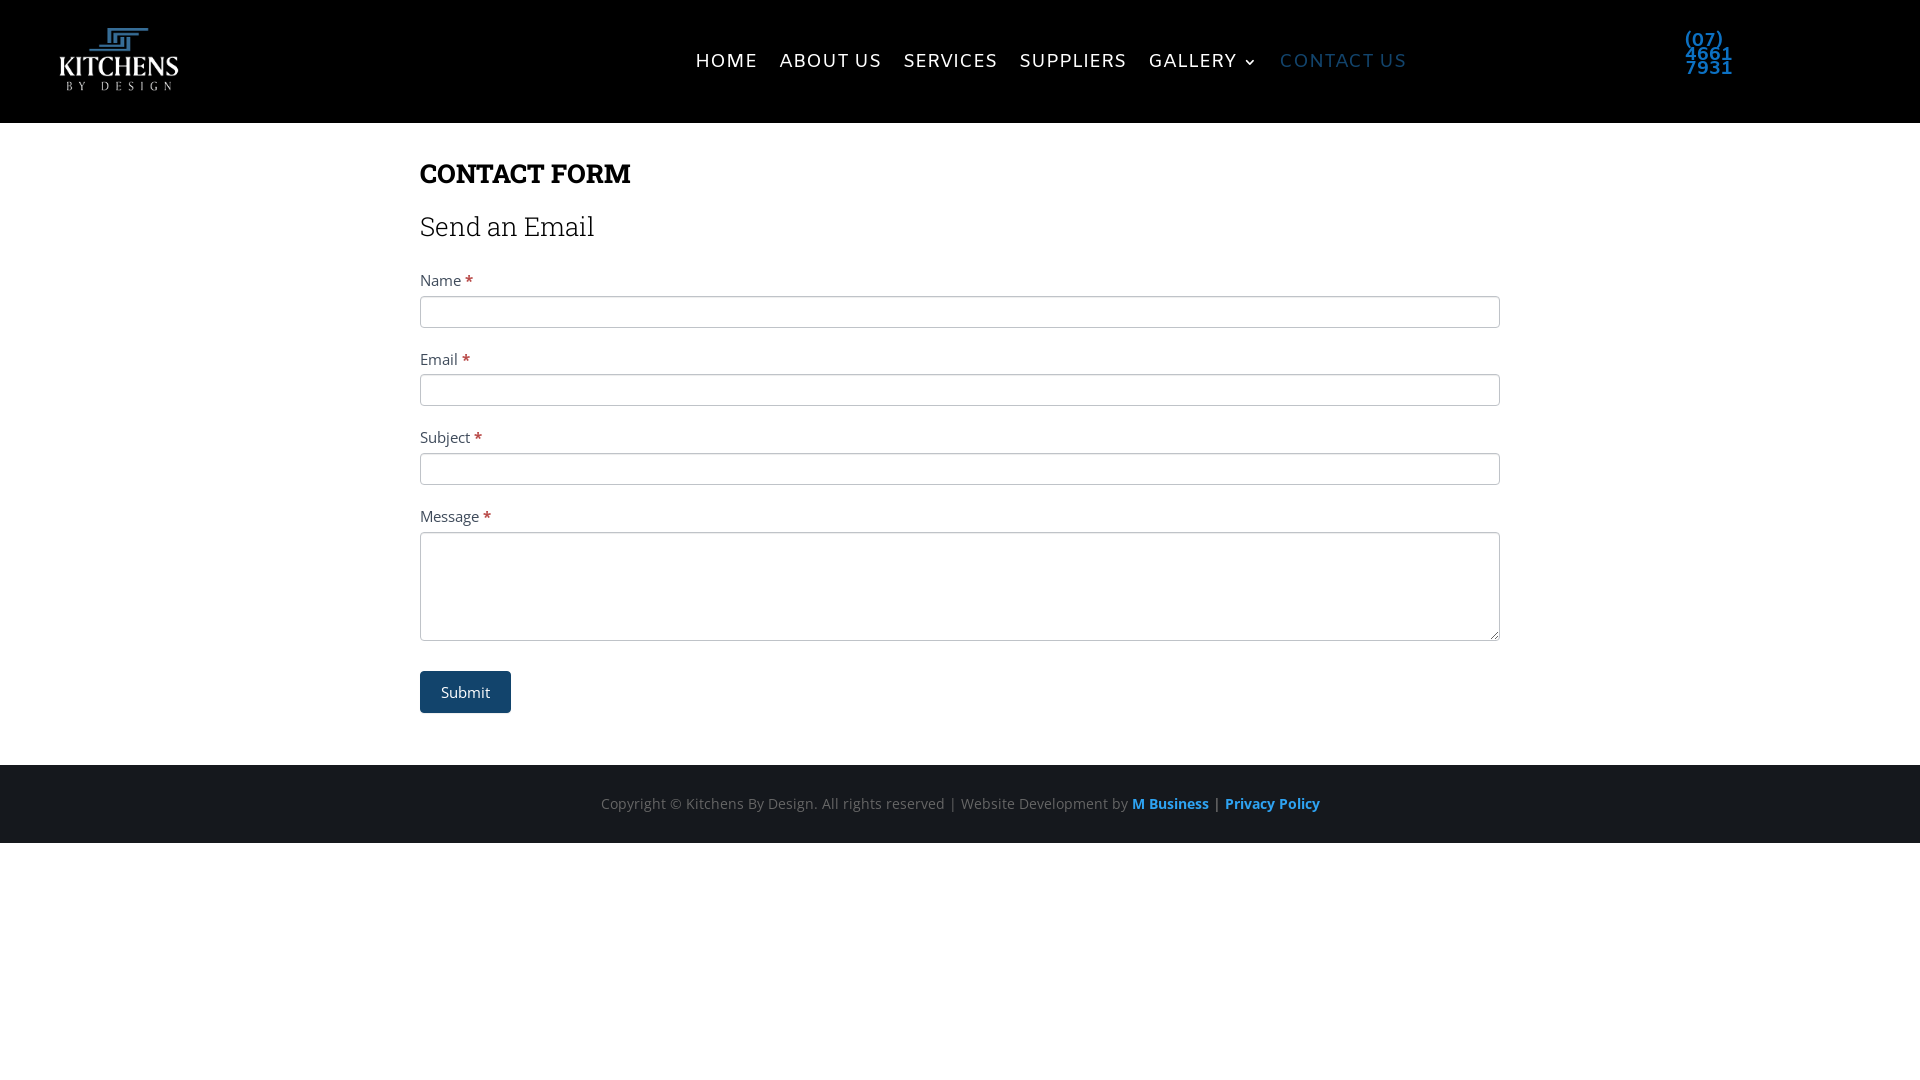  What do you see at coordinates (464, 690) in the screenshot?
I see `'Submit'` at bounding box center [464, 690].